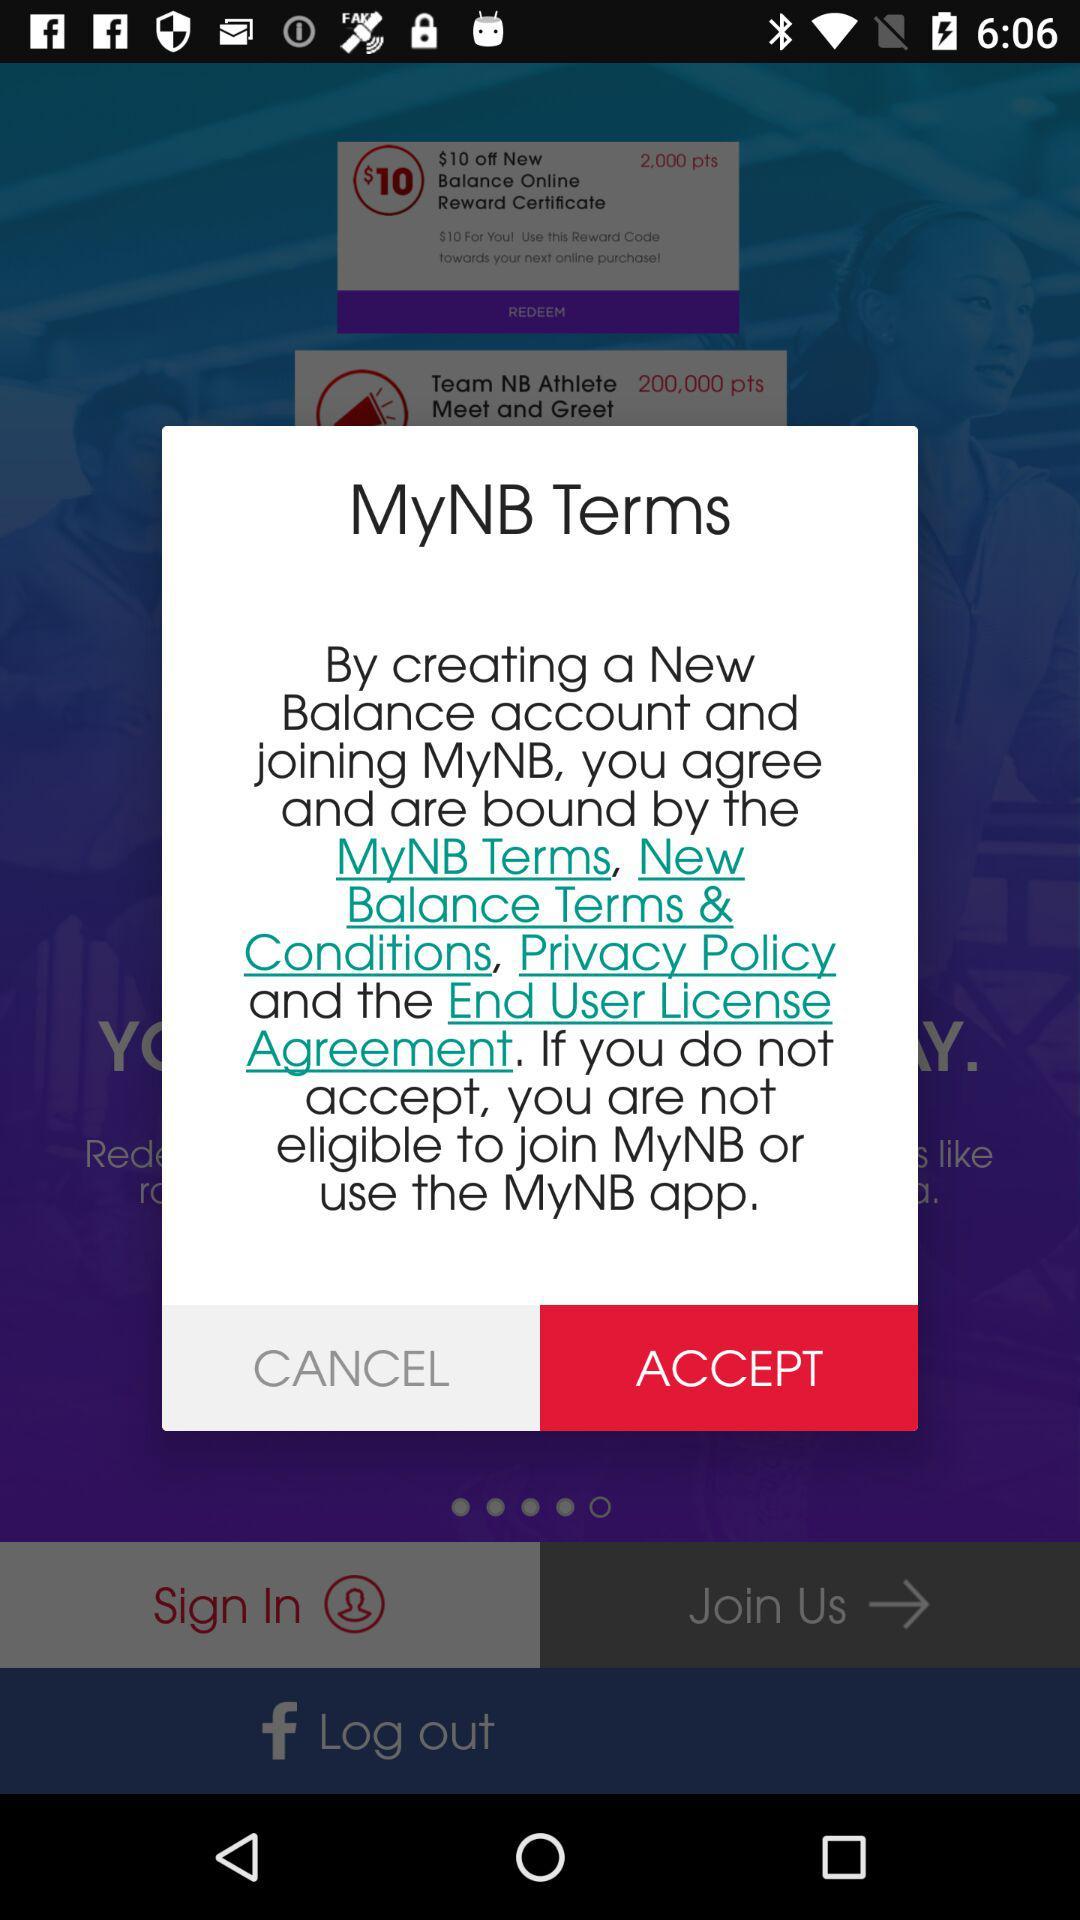  I want to click on icon below the mynb terms item, so click(540, 926).